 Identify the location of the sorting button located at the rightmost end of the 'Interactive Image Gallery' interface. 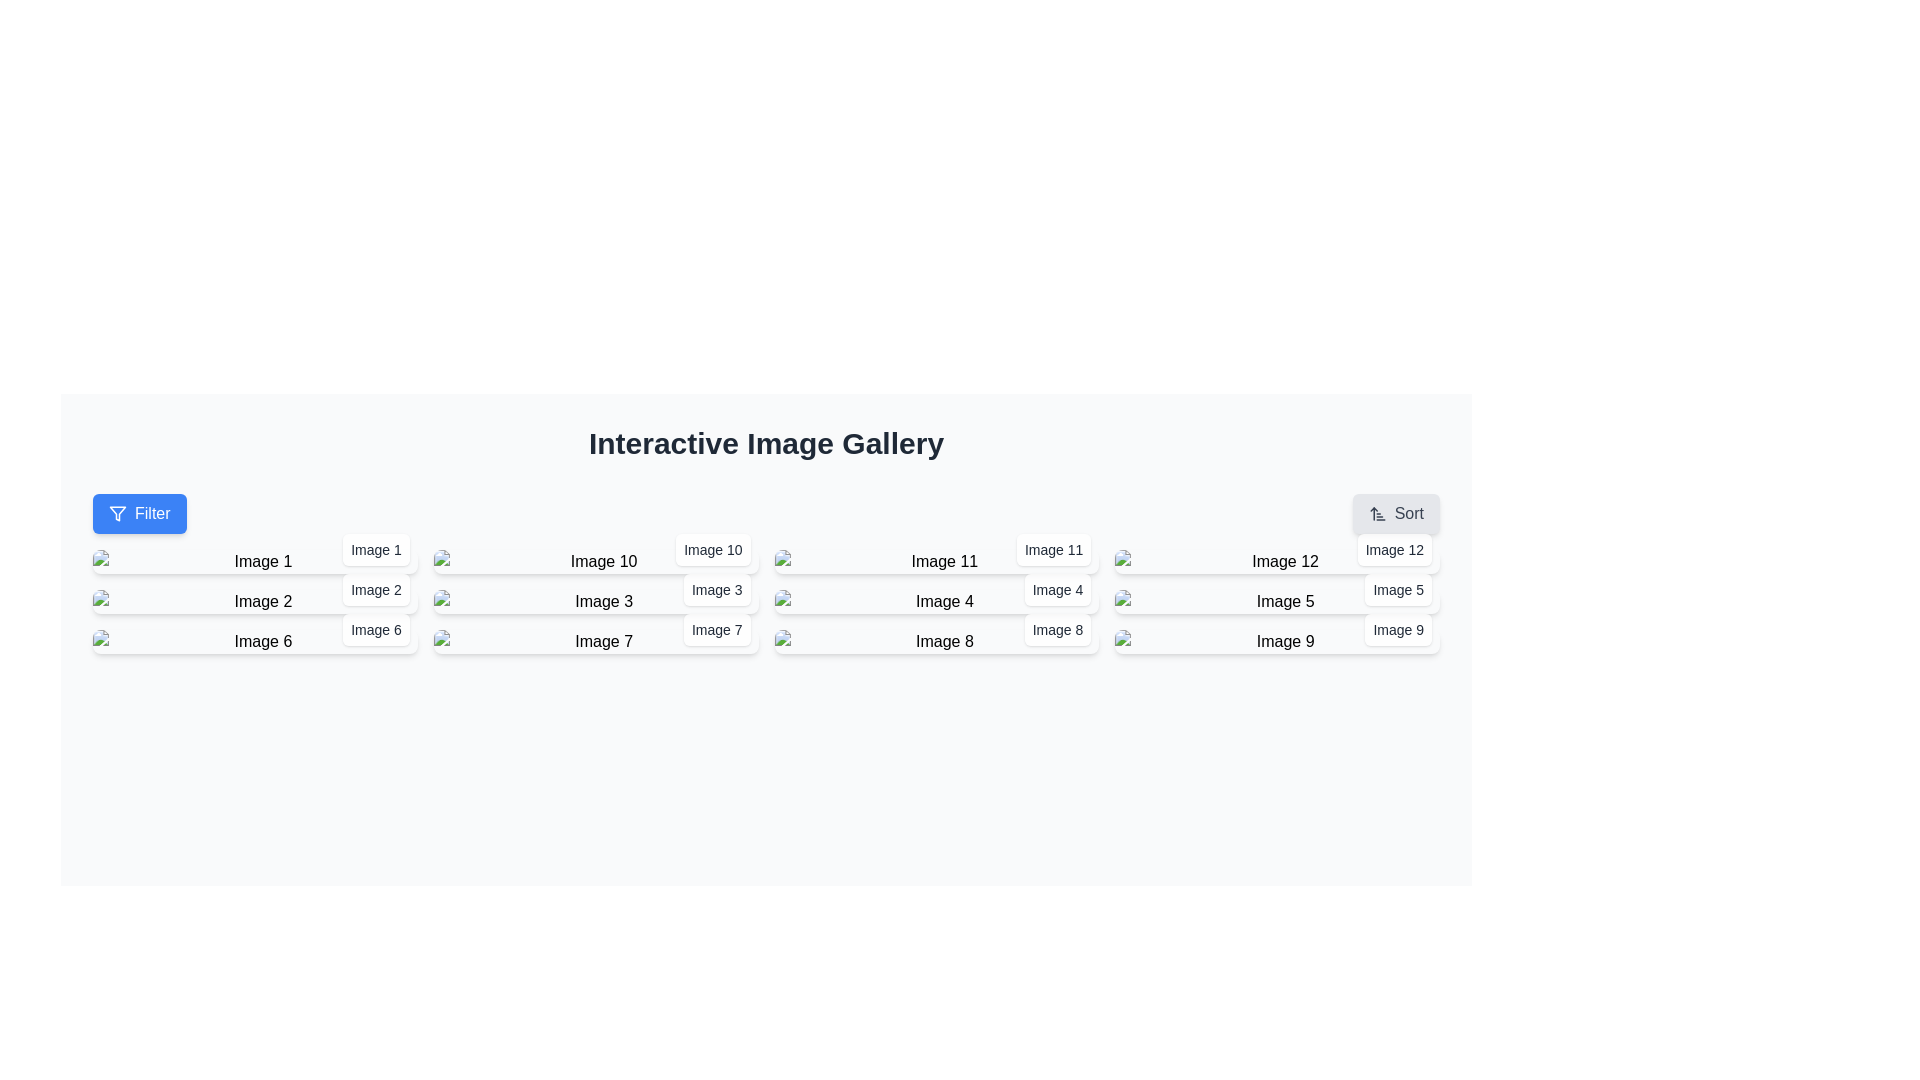
(1395, 512).